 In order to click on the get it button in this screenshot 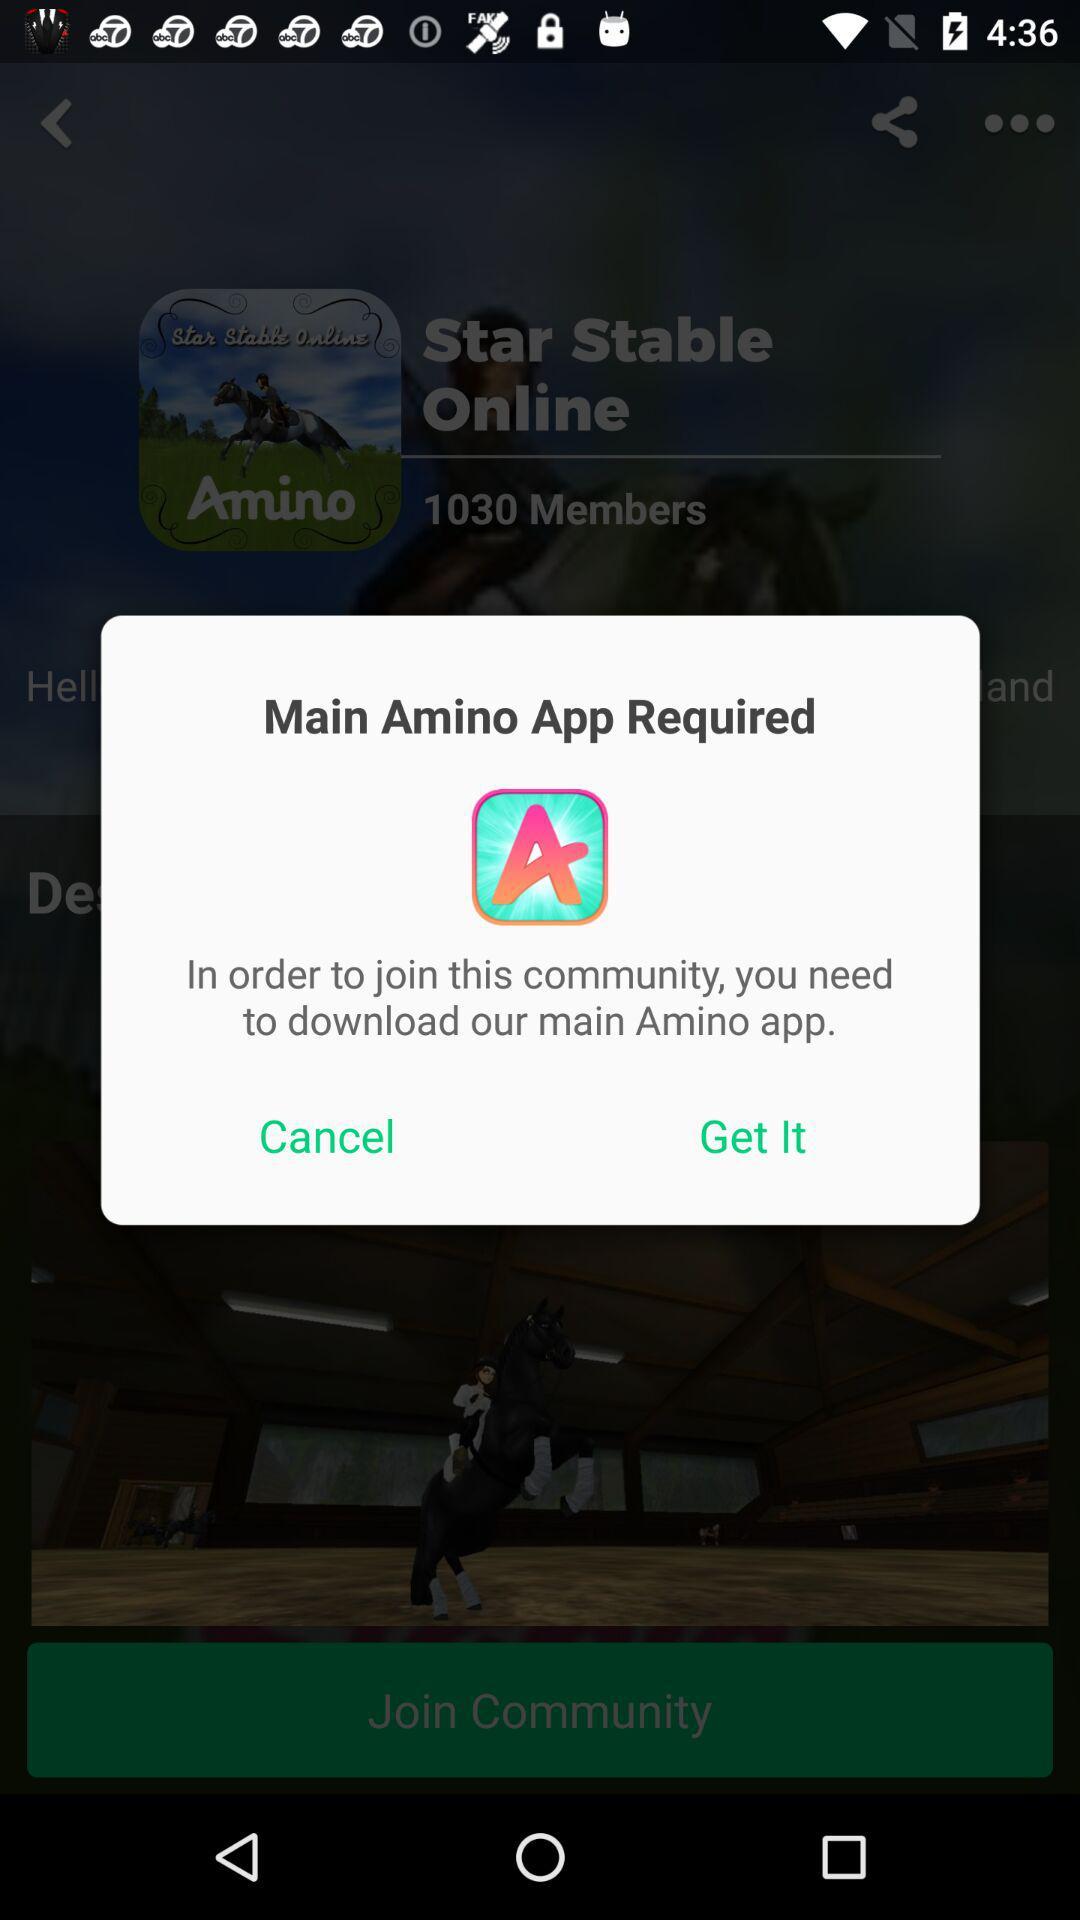, I will do `click(753, 1135)`.